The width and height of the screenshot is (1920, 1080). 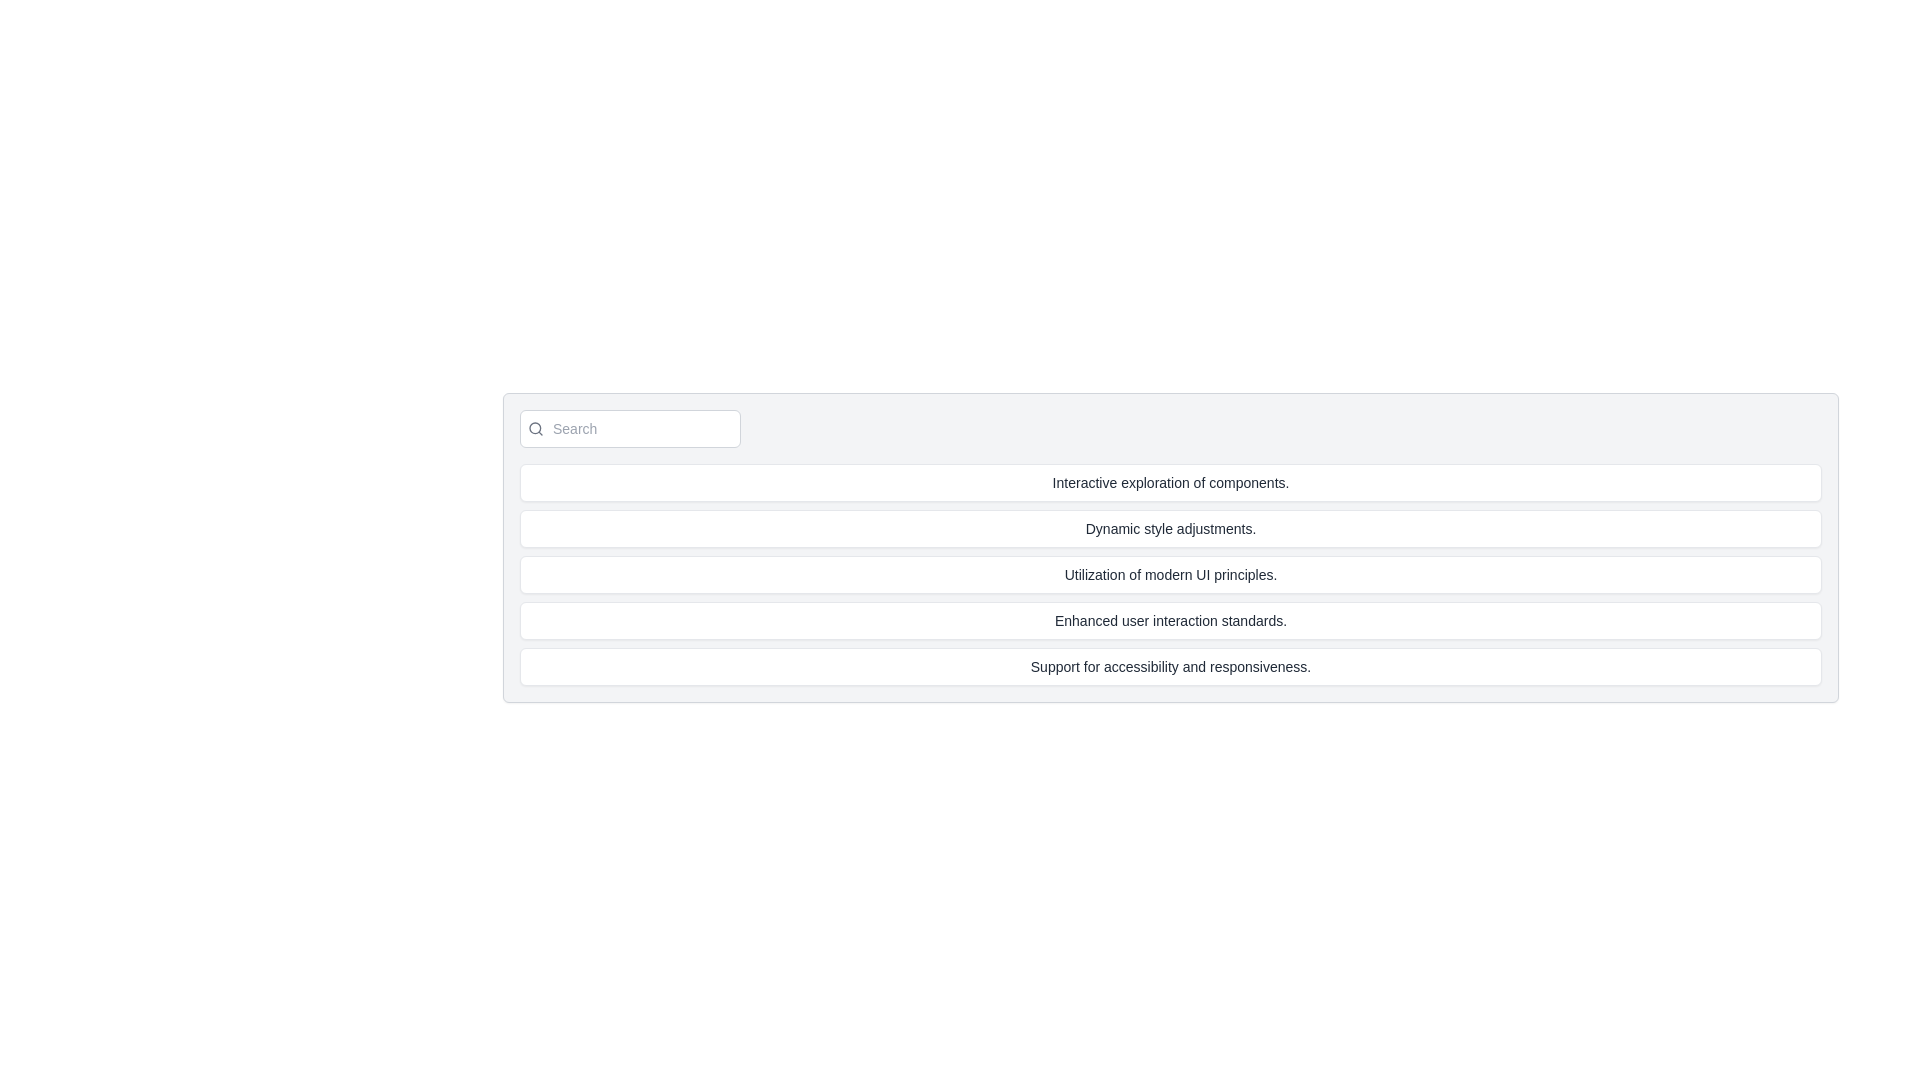 What do you see at coordinates (1089, 527) in the screenshot?
I see `the letter 'D' at the start of the sentence 'Dynamic style adjustments.' for reading` at bounding box center [1089, 527].